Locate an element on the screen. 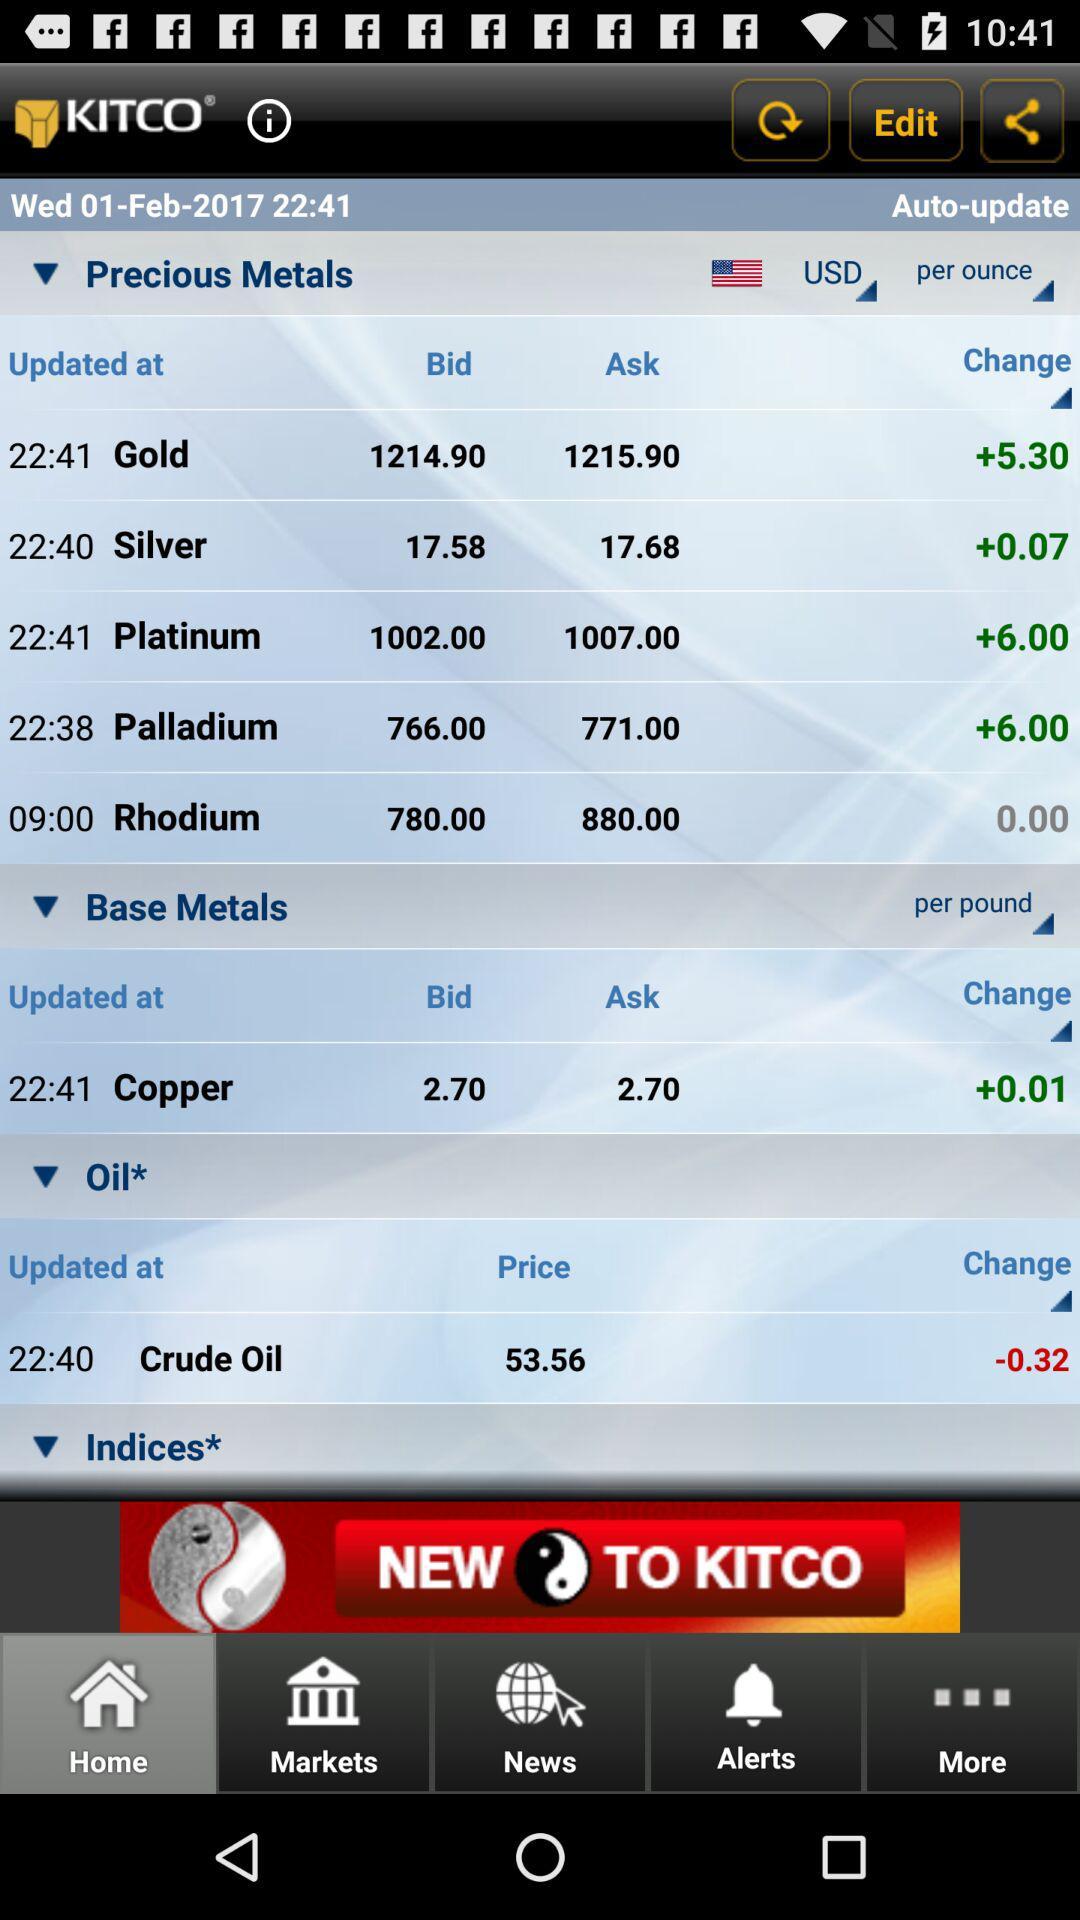 The image size is (1080, 1920). new to kitco is located at coordinates (540, 1566).